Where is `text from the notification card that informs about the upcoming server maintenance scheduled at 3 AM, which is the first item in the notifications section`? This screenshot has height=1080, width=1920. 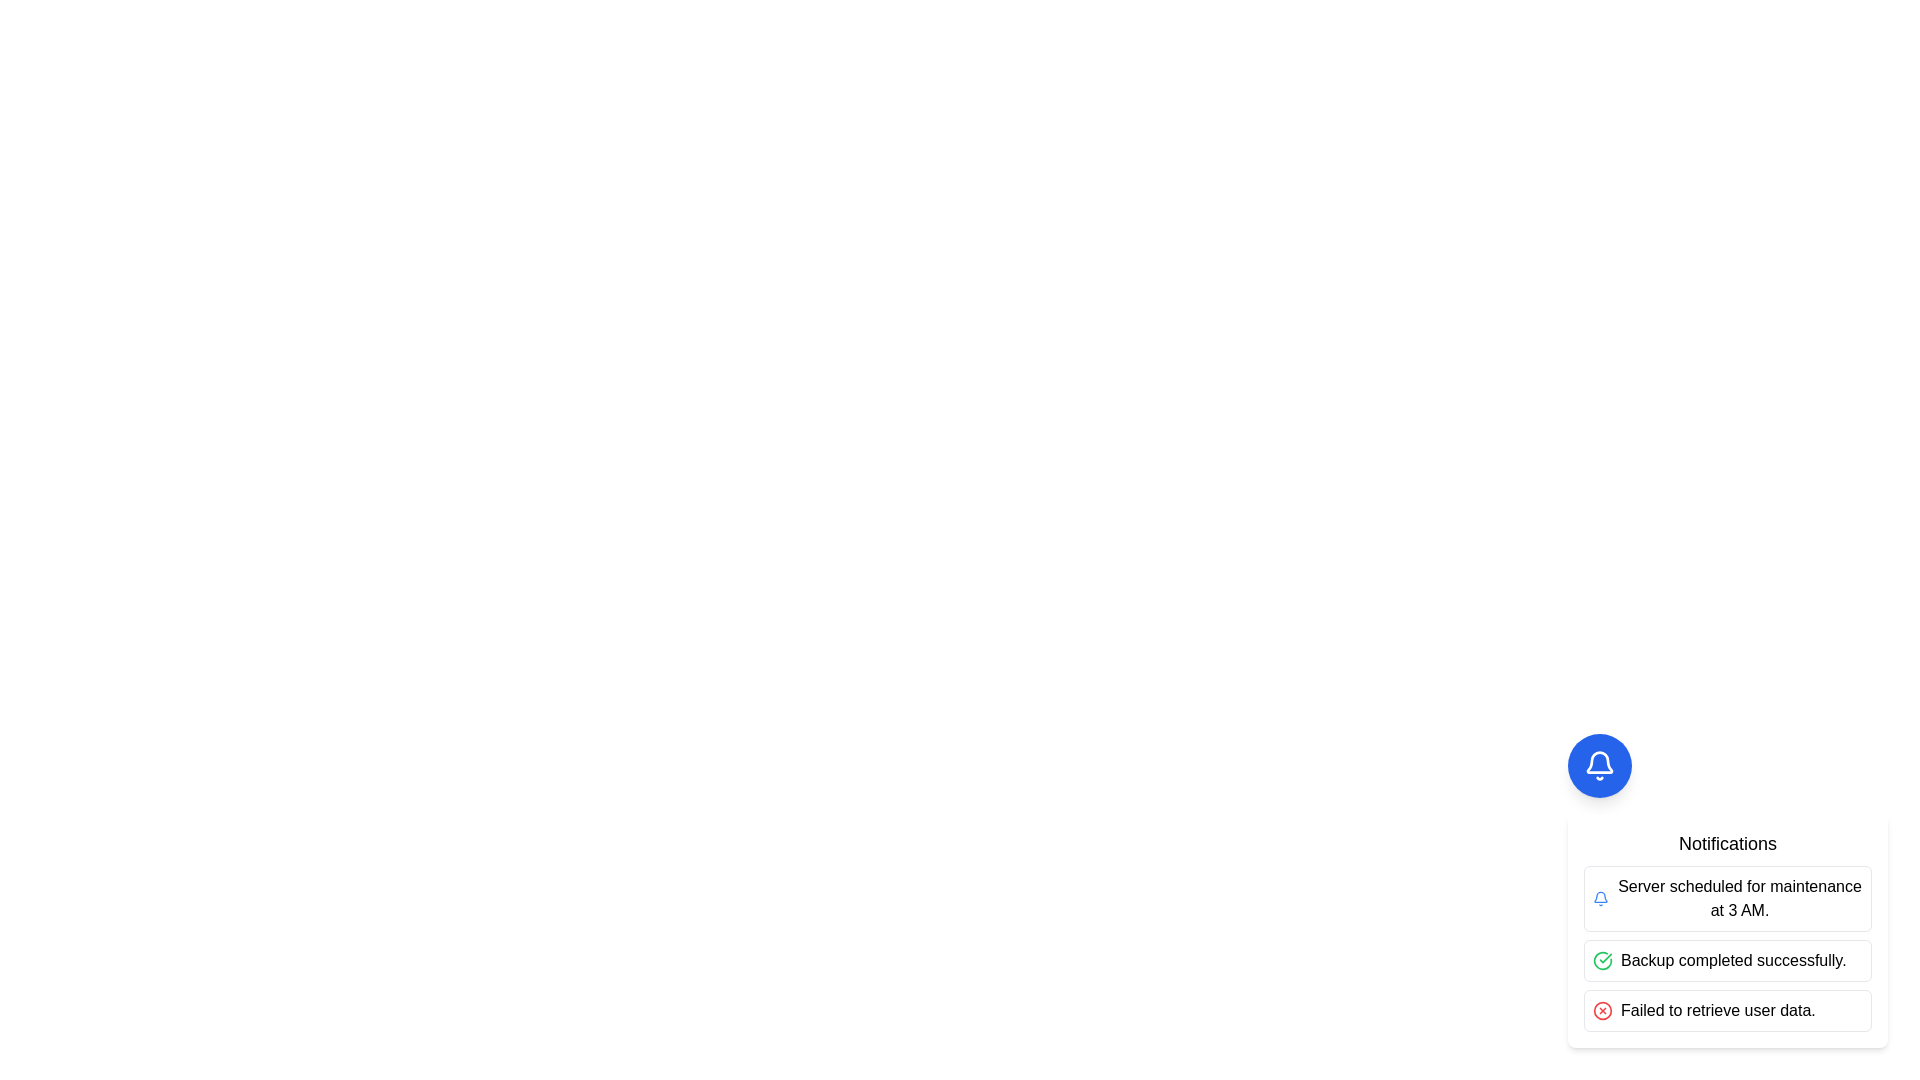 text from the notification card that informs about the upcoming server maintenance scheduled at 3 AM, which is the first item in the notifications section is located at coordinates (1727, 897).